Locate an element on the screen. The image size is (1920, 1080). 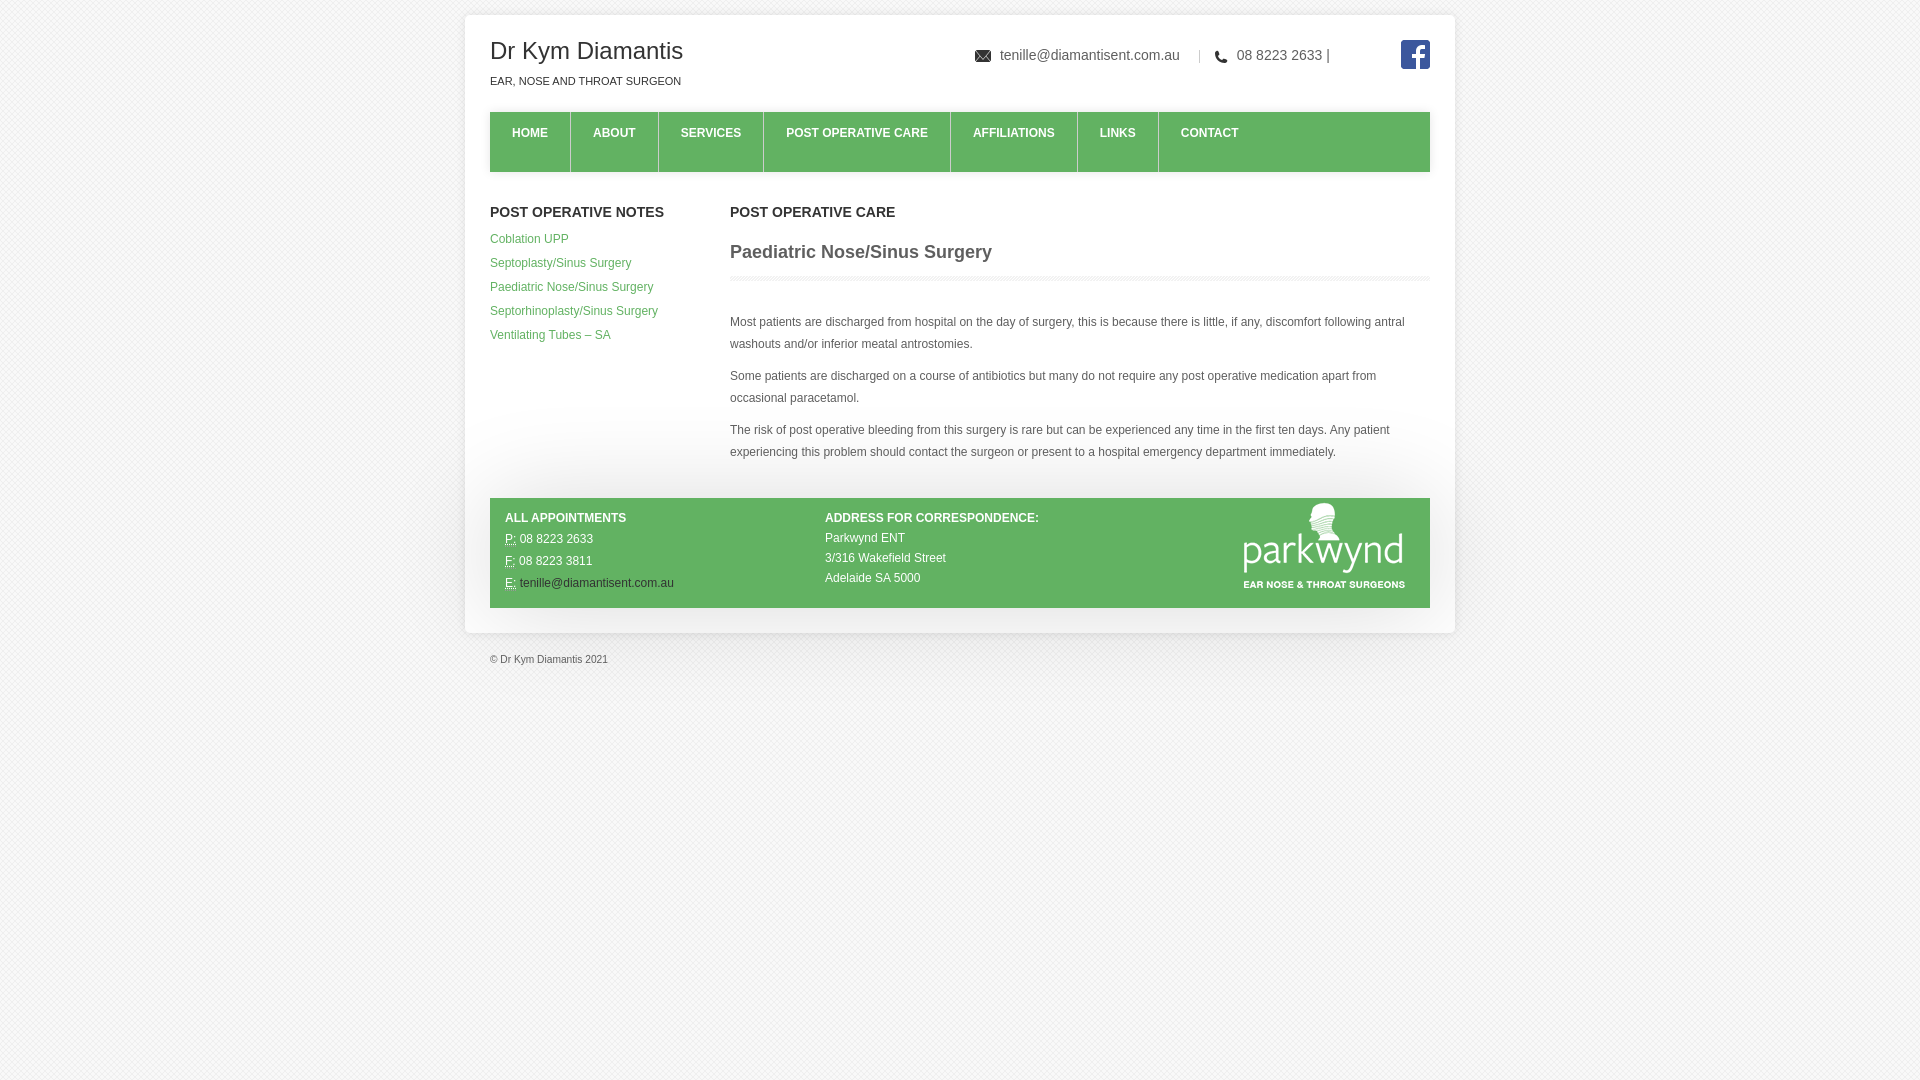
'LINKS' is located at coordinates (1098, 141).